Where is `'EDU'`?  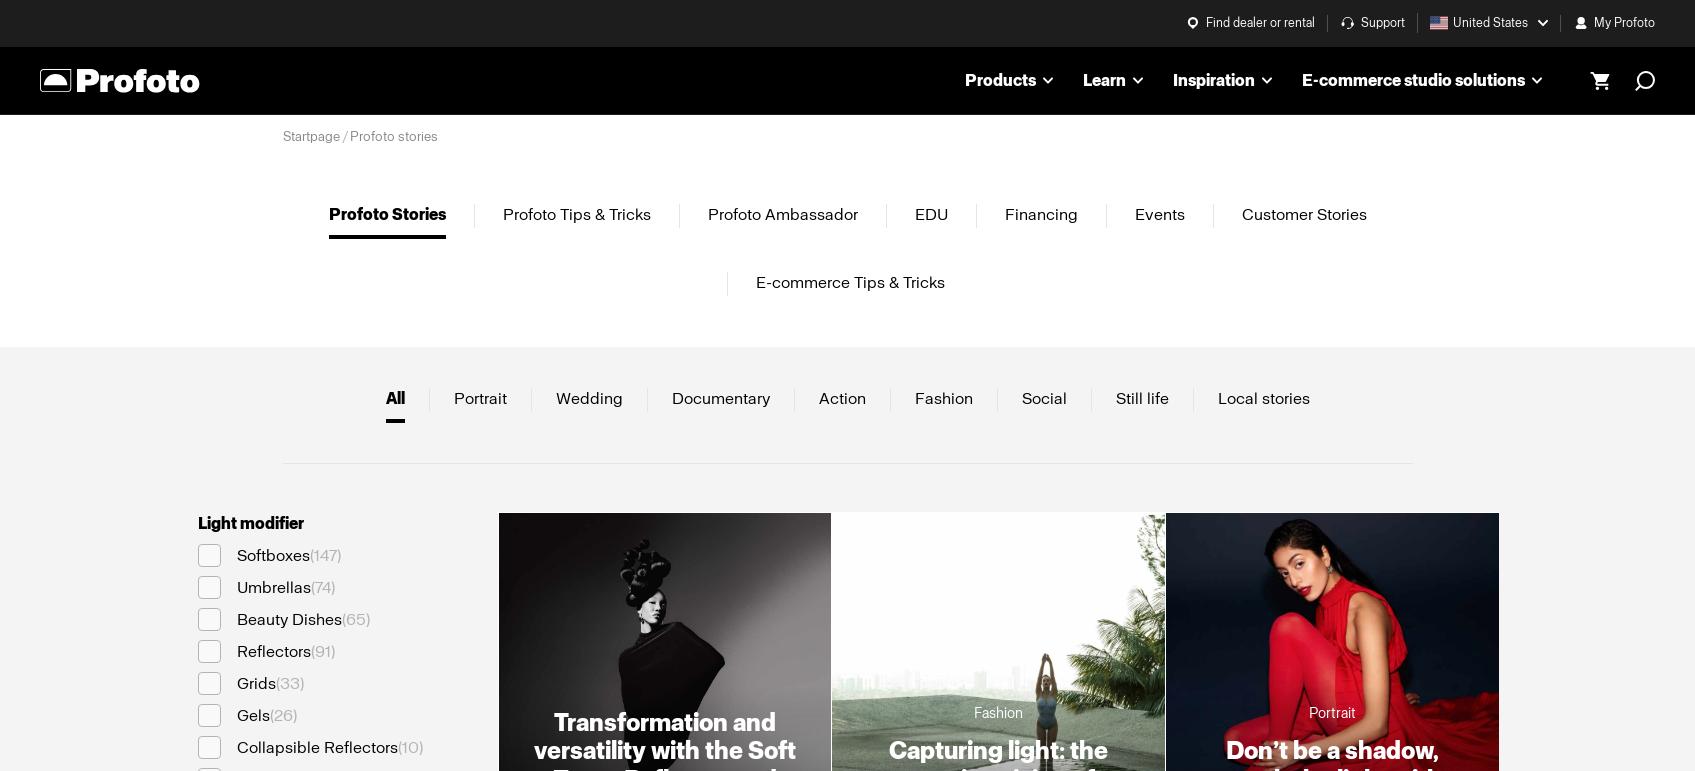 'EDU' is located at coordinates (930, 212).